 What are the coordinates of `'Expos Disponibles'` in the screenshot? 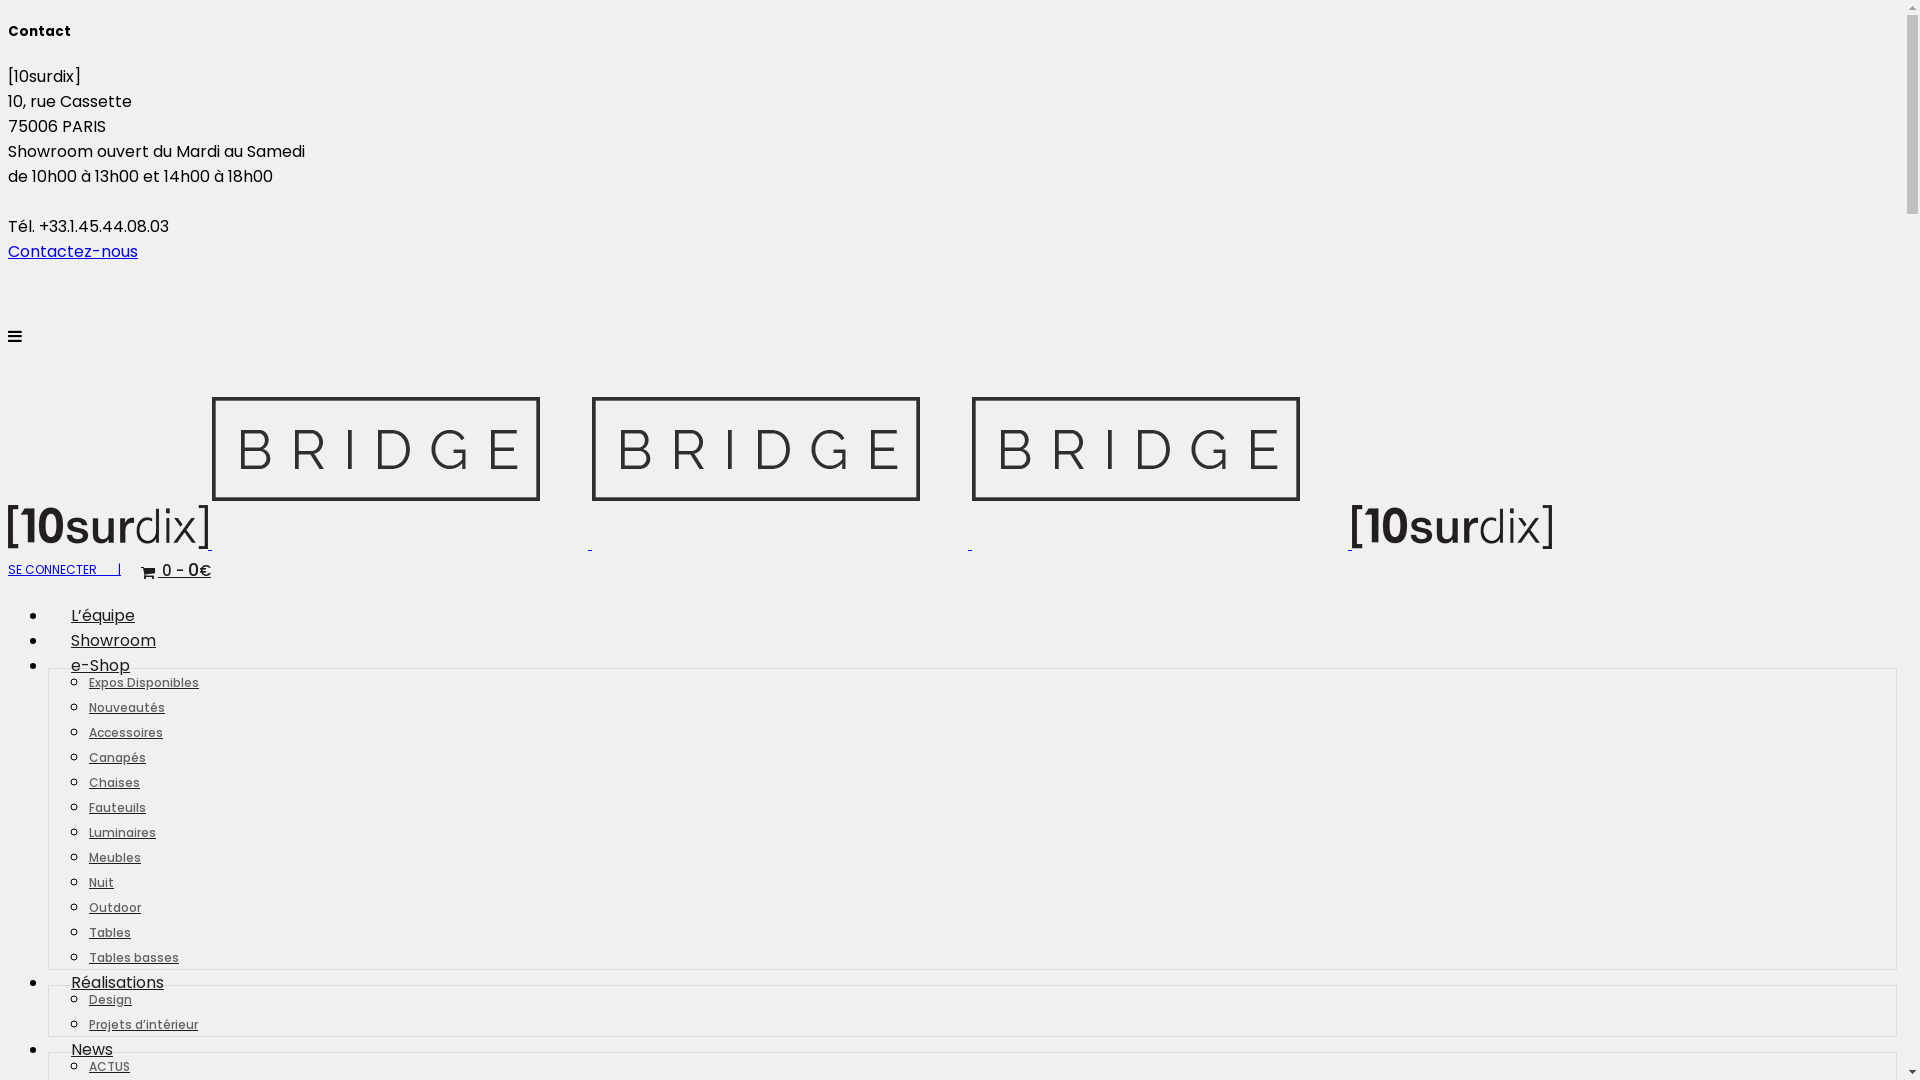 It's located at (143, 680).